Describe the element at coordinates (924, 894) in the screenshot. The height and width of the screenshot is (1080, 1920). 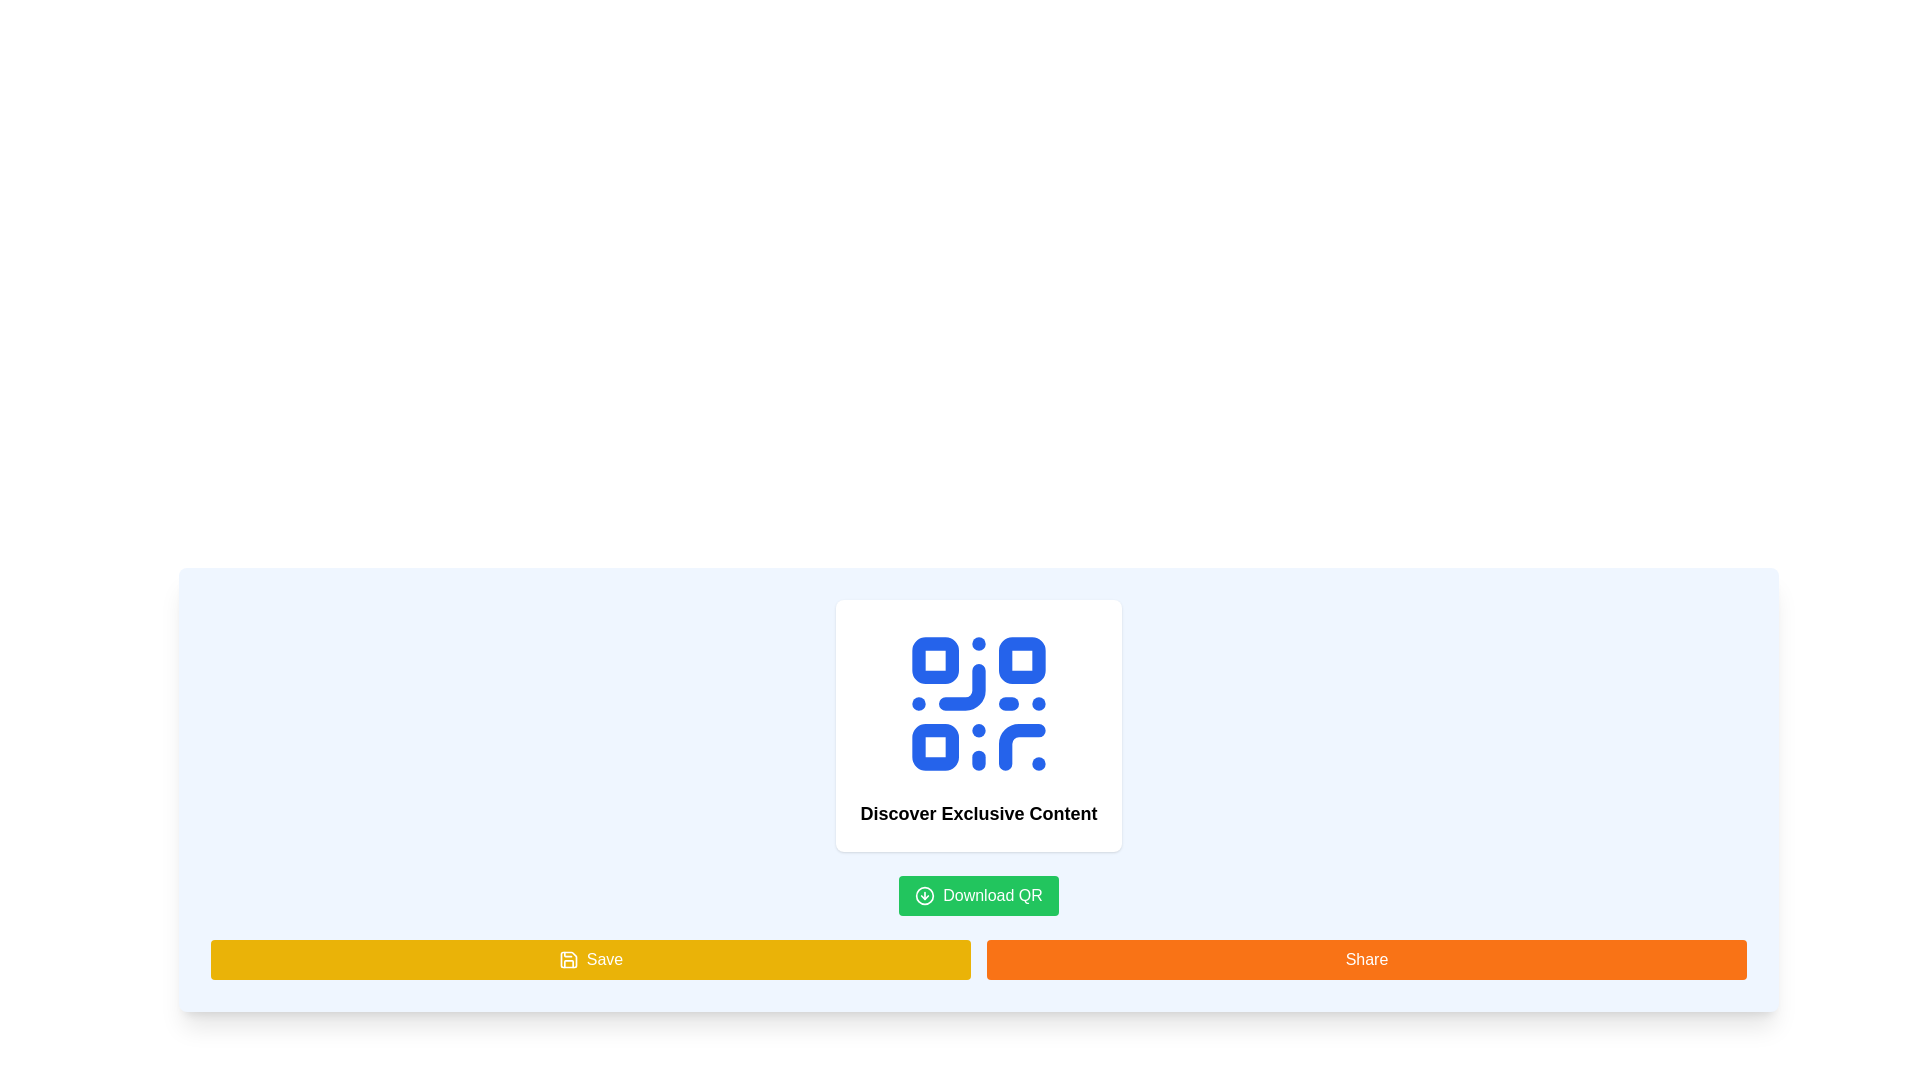
I see `the decorative graphic icon on the left side of the 'Download QR' button, which is visually represented within the green button located below the central content of the interface` at that location.